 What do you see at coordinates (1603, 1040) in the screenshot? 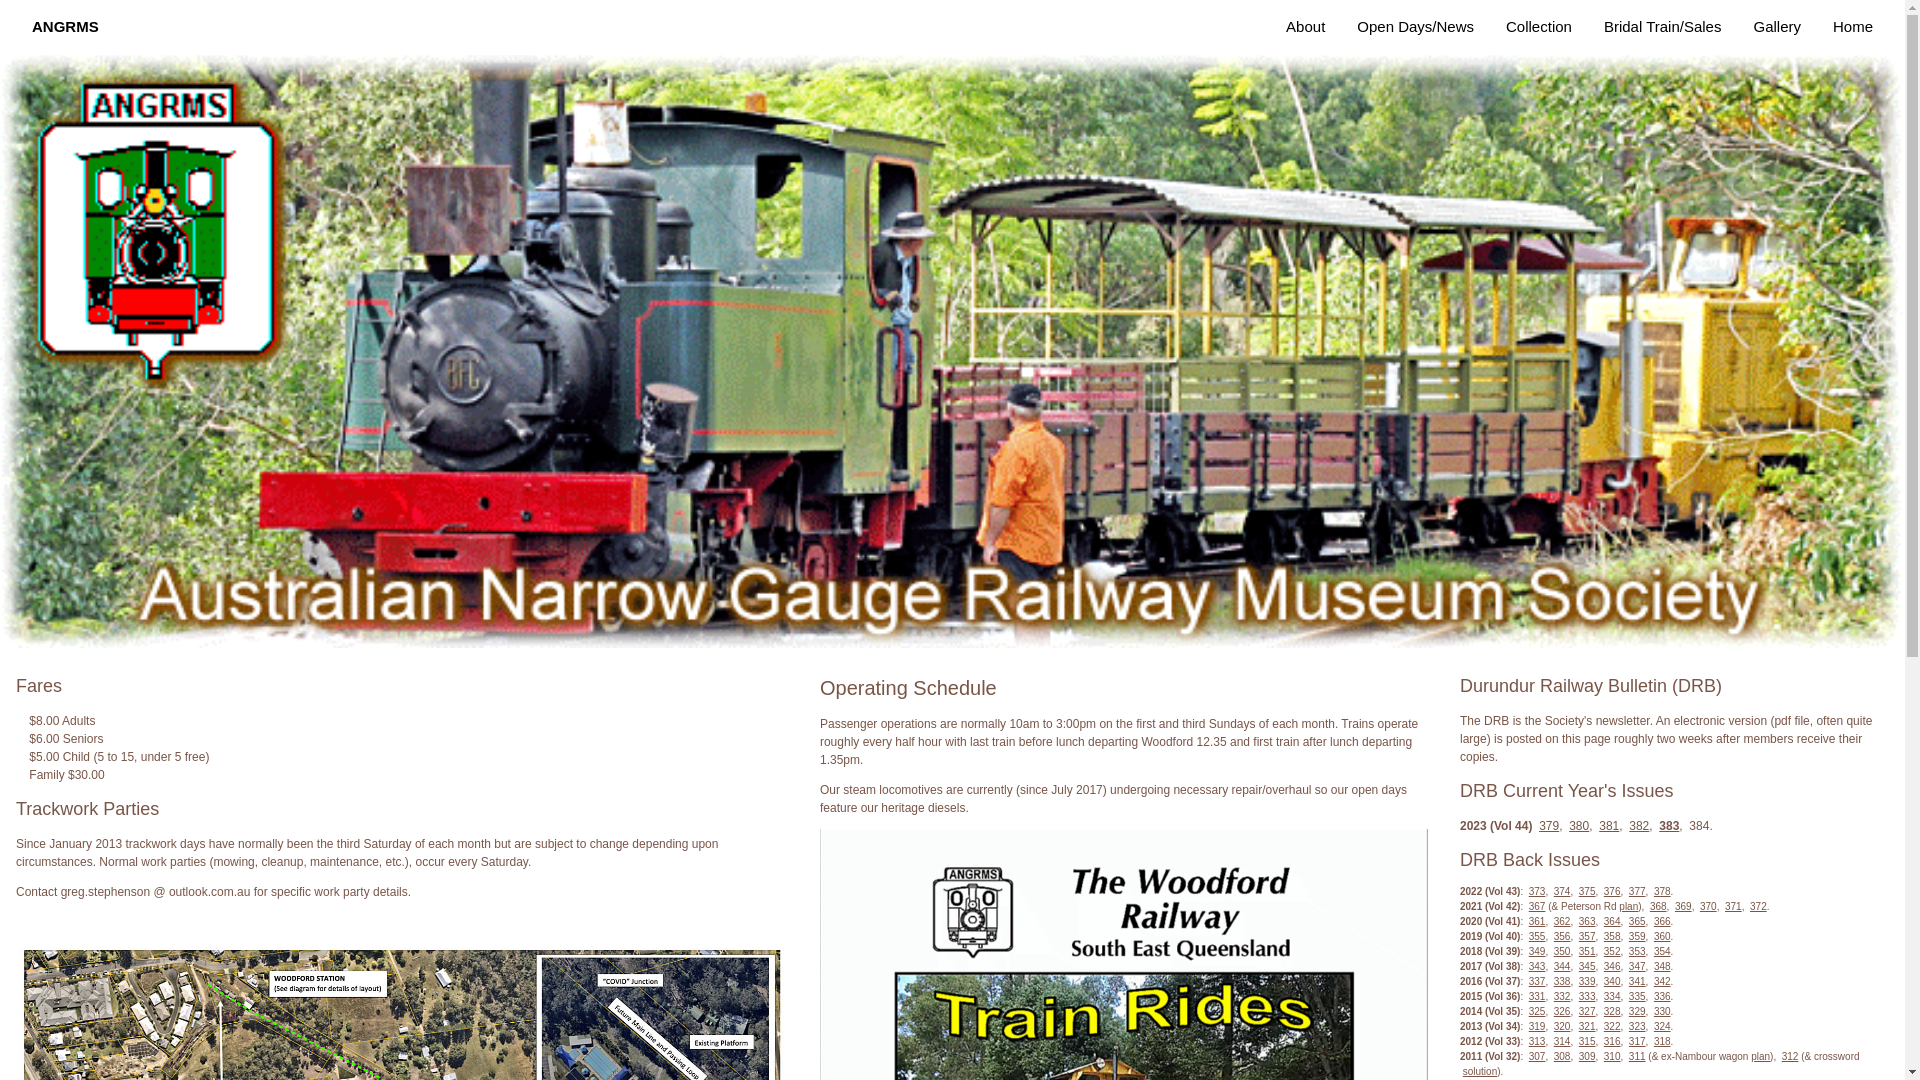
I see `'316'` at bounding box center [1603, 1040].